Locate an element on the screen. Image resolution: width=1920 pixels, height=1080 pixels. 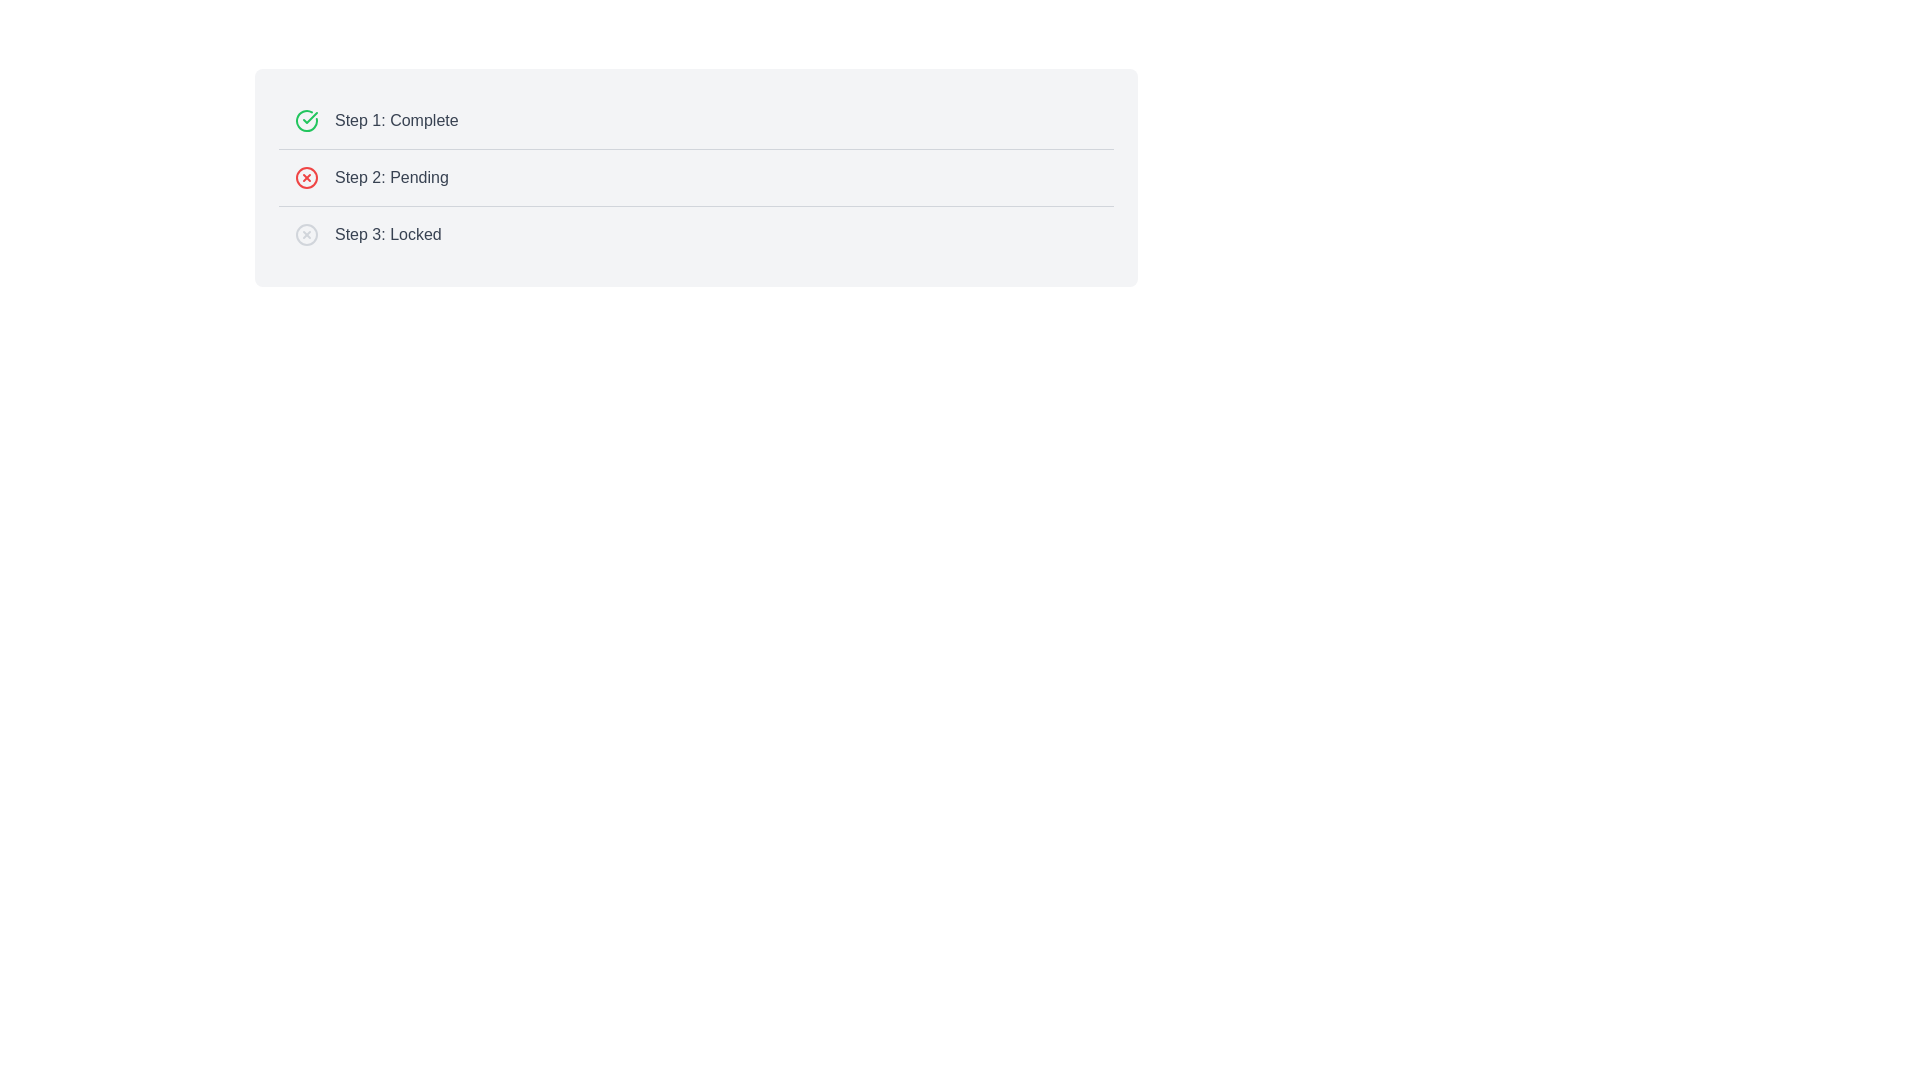
the SVG circle representing the outer boundary of the 'Pending' status icon in the step-by-step process visualization is located at coordinates (306, 176).